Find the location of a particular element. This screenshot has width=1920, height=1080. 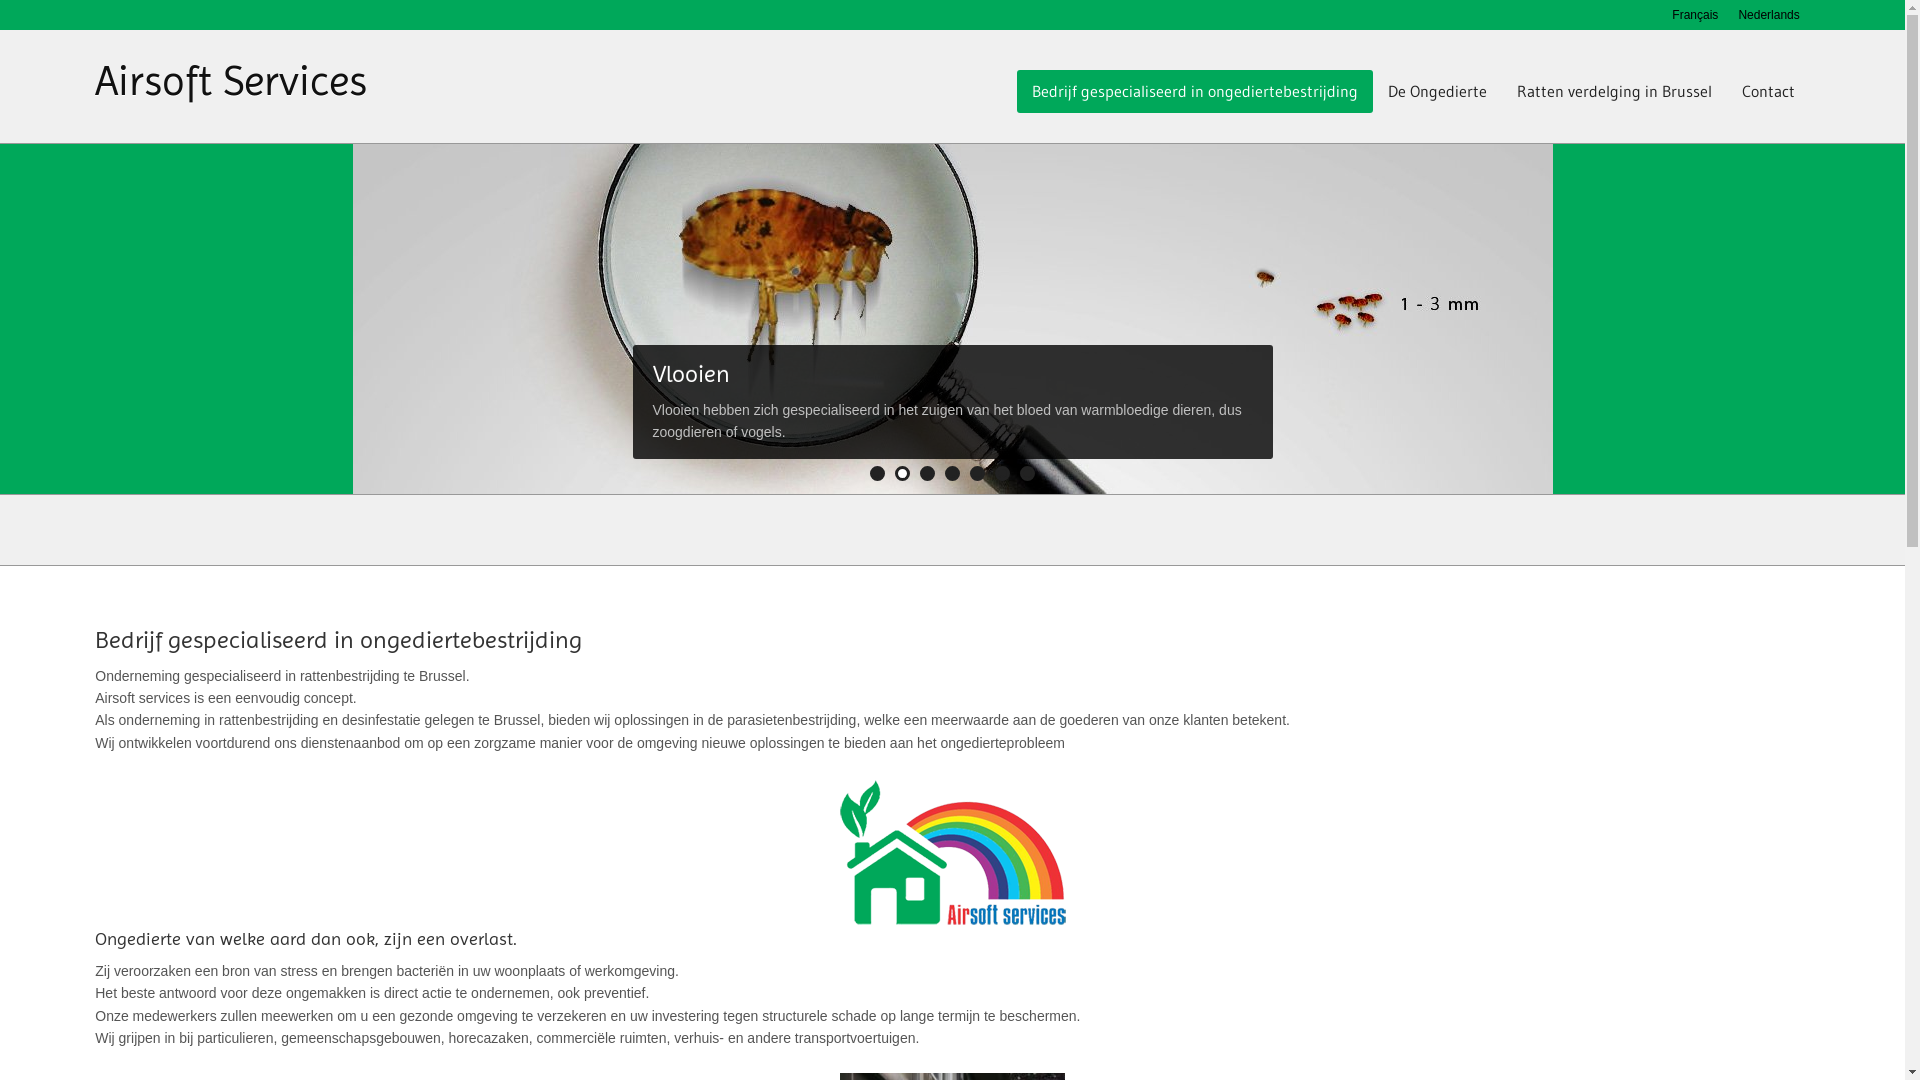

'5' is located at coordinates (977, 473).